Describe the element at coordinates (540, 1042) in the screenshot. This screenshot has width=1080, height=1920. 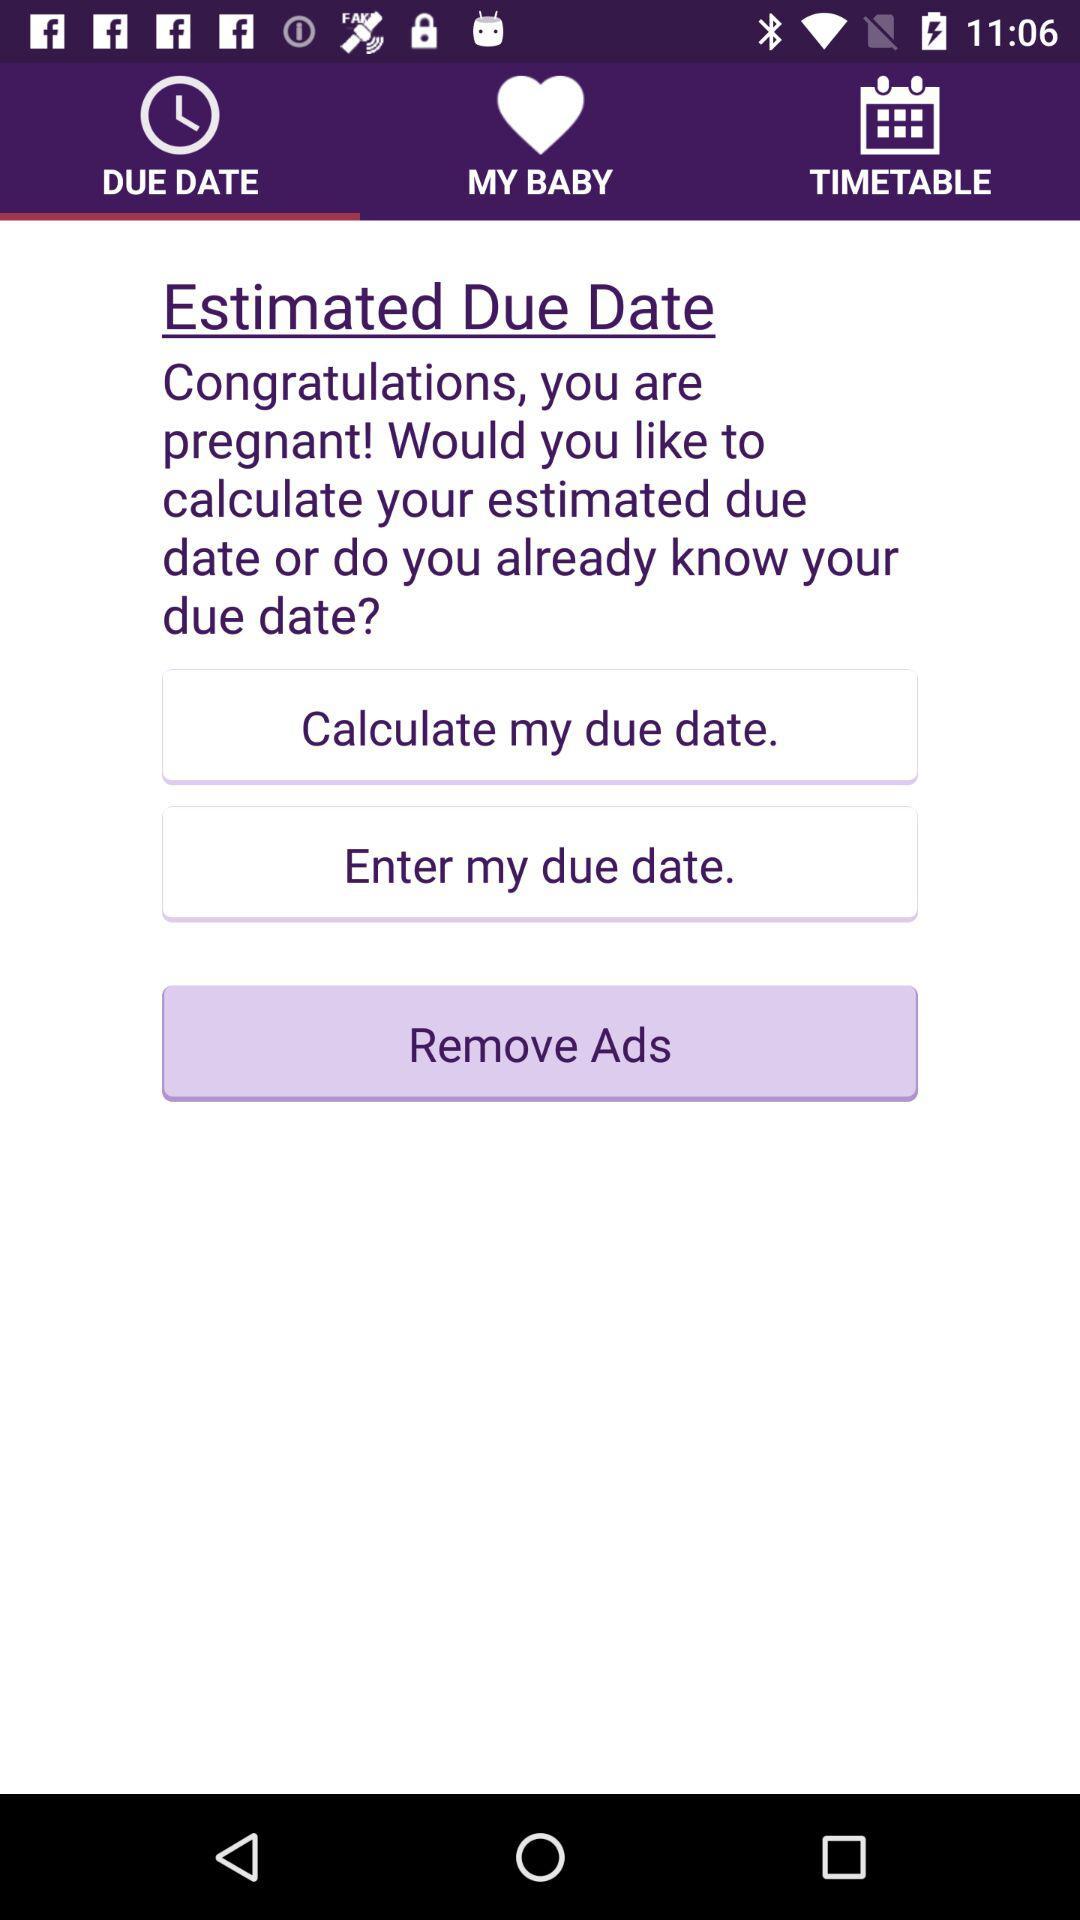
I see `remove ads` at that location.